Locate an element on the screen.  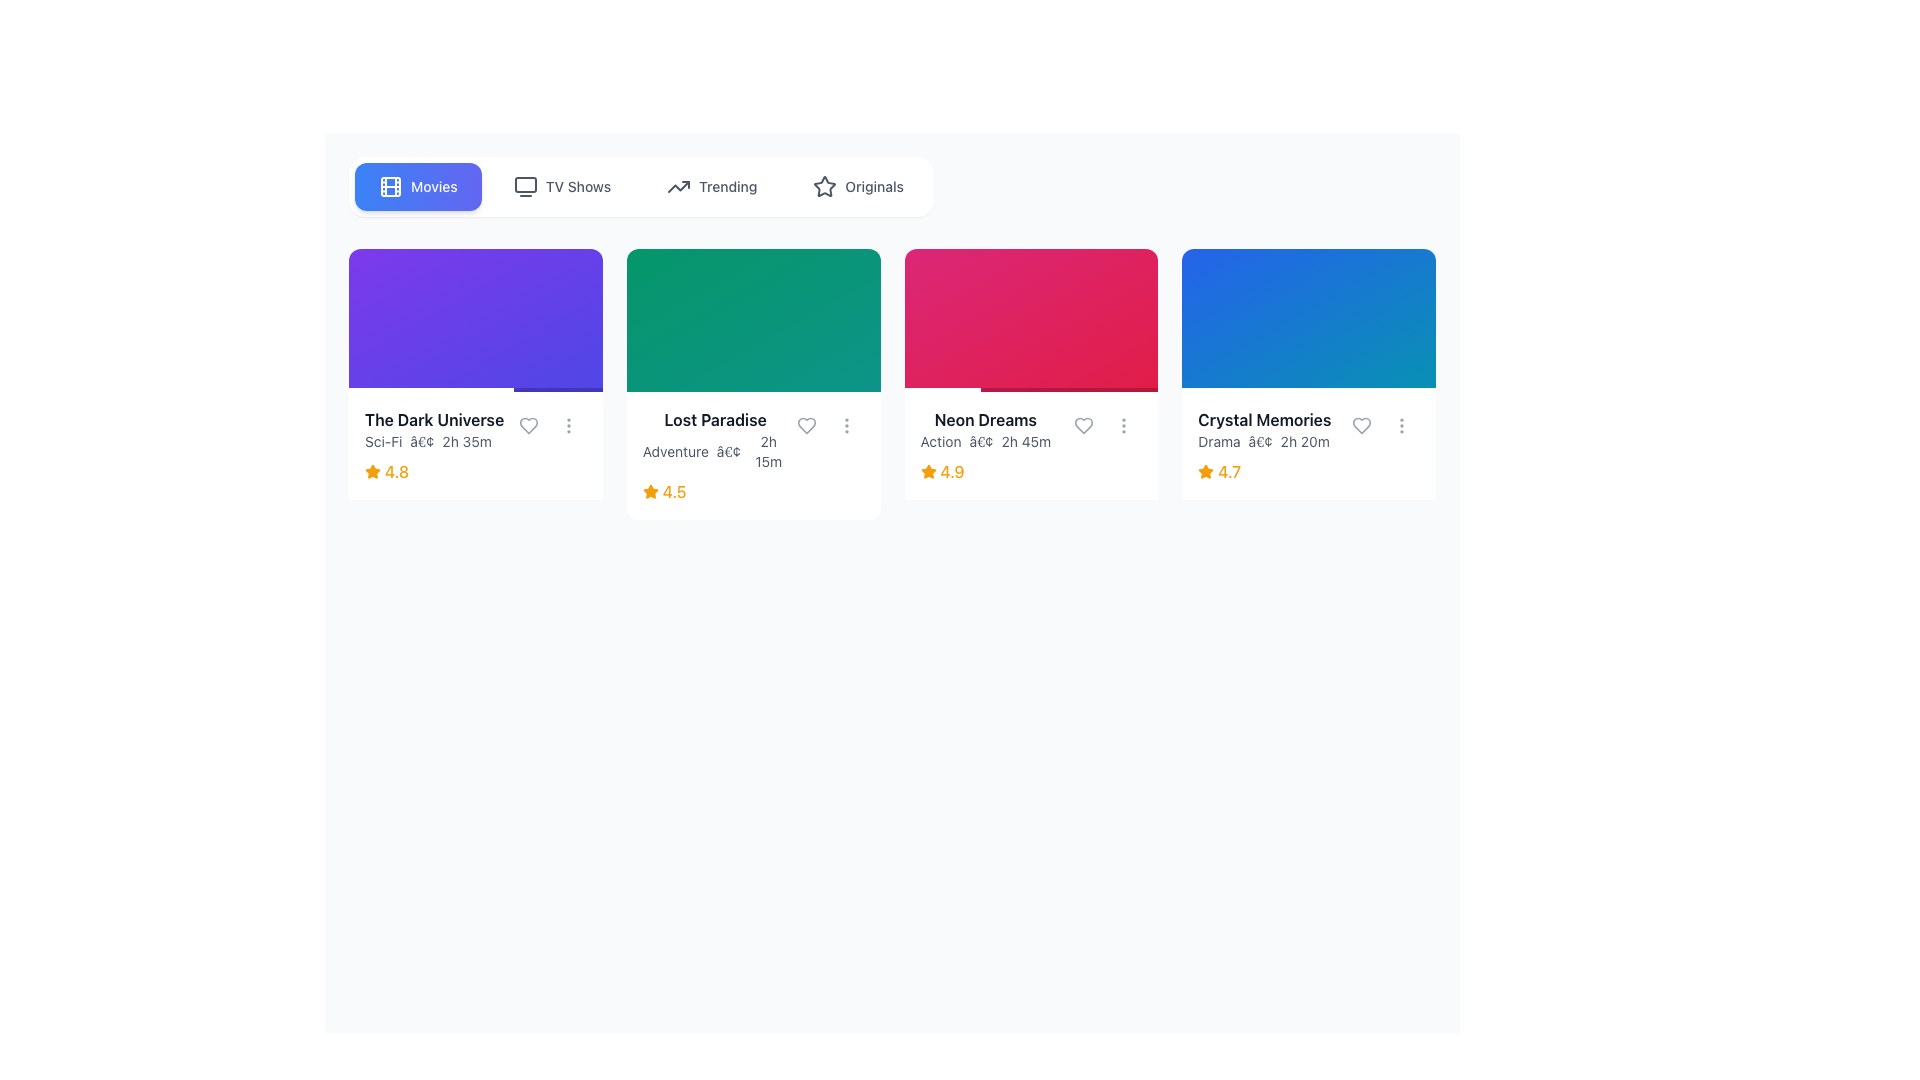
the text block displaying 'Lost Paradise' and 'Adventure • 2h 15m' within the second info card with a green background is located at coordinates (715, 438).